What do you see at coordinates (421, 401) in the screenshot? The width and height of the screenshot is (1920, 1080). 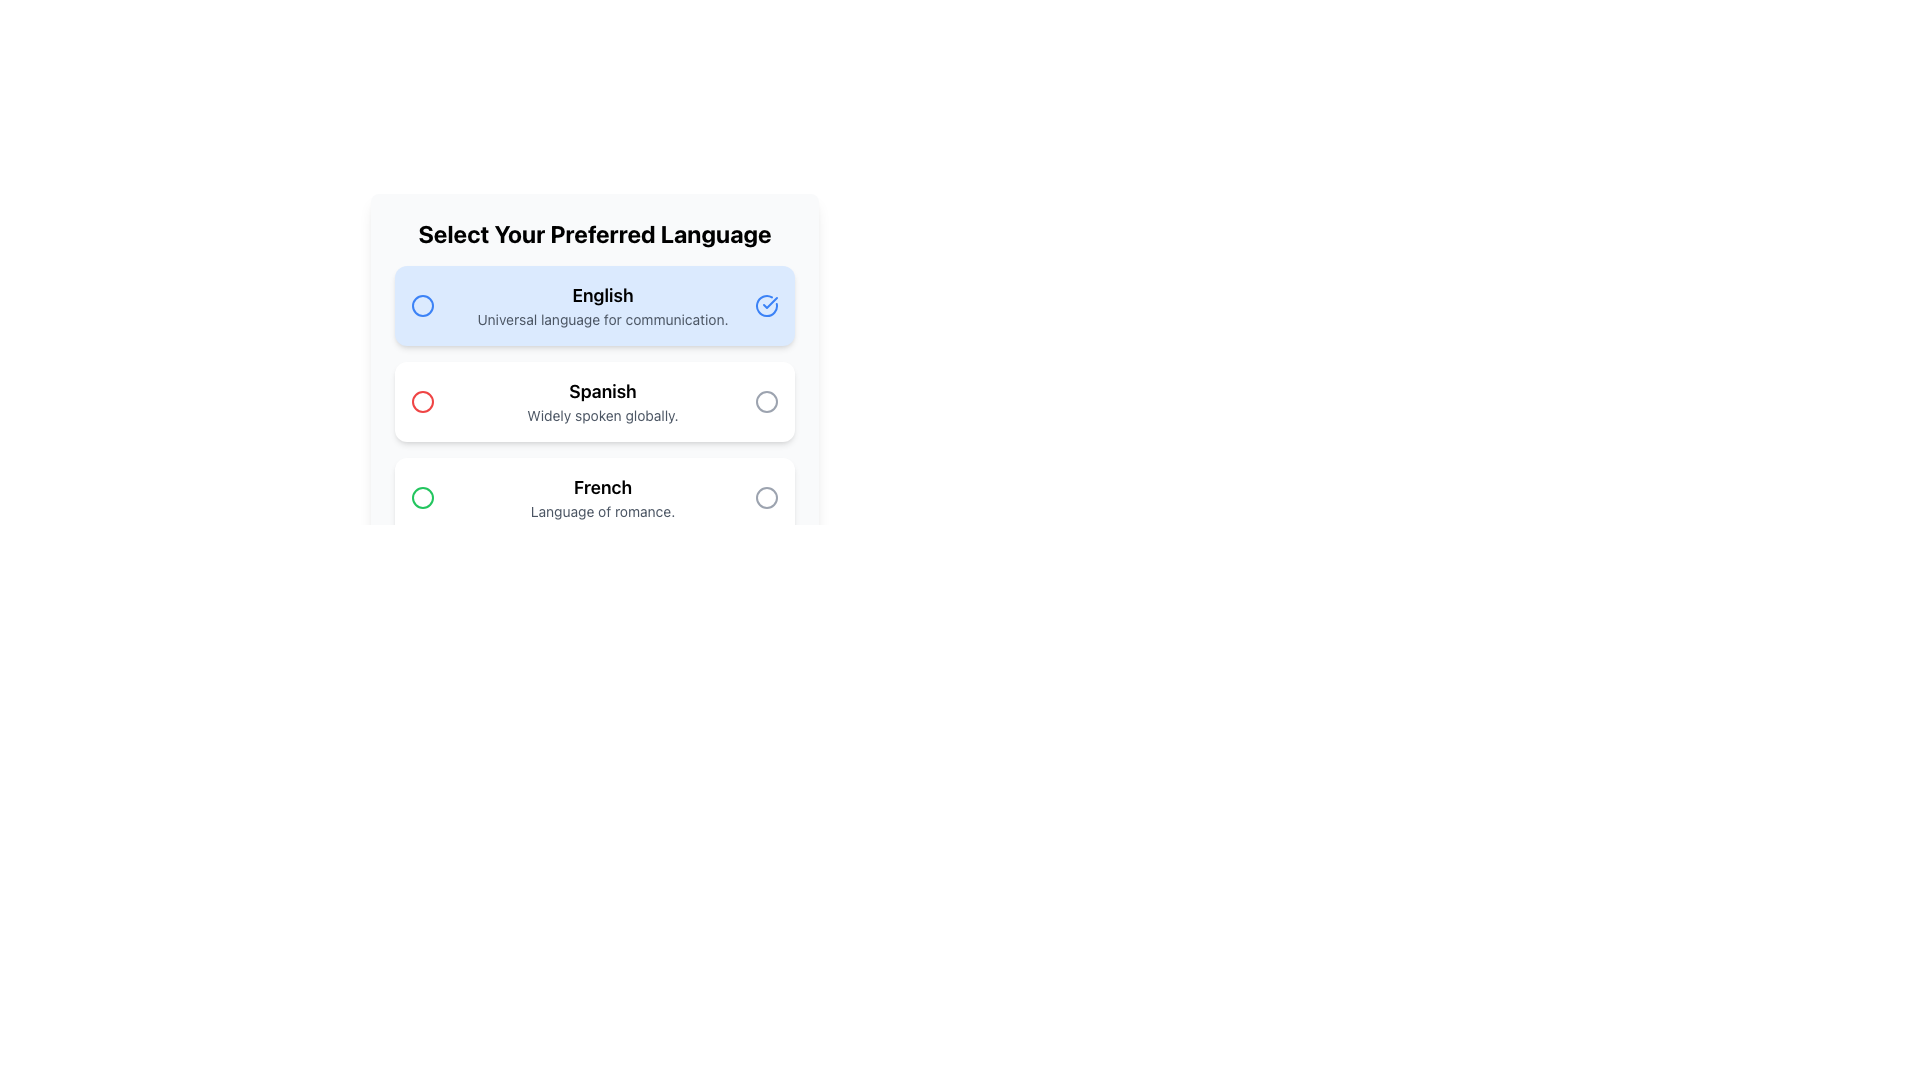 I see `the red circular icon located to the left of the text 'Spanish' in the list` at bounding box center [421, 401].